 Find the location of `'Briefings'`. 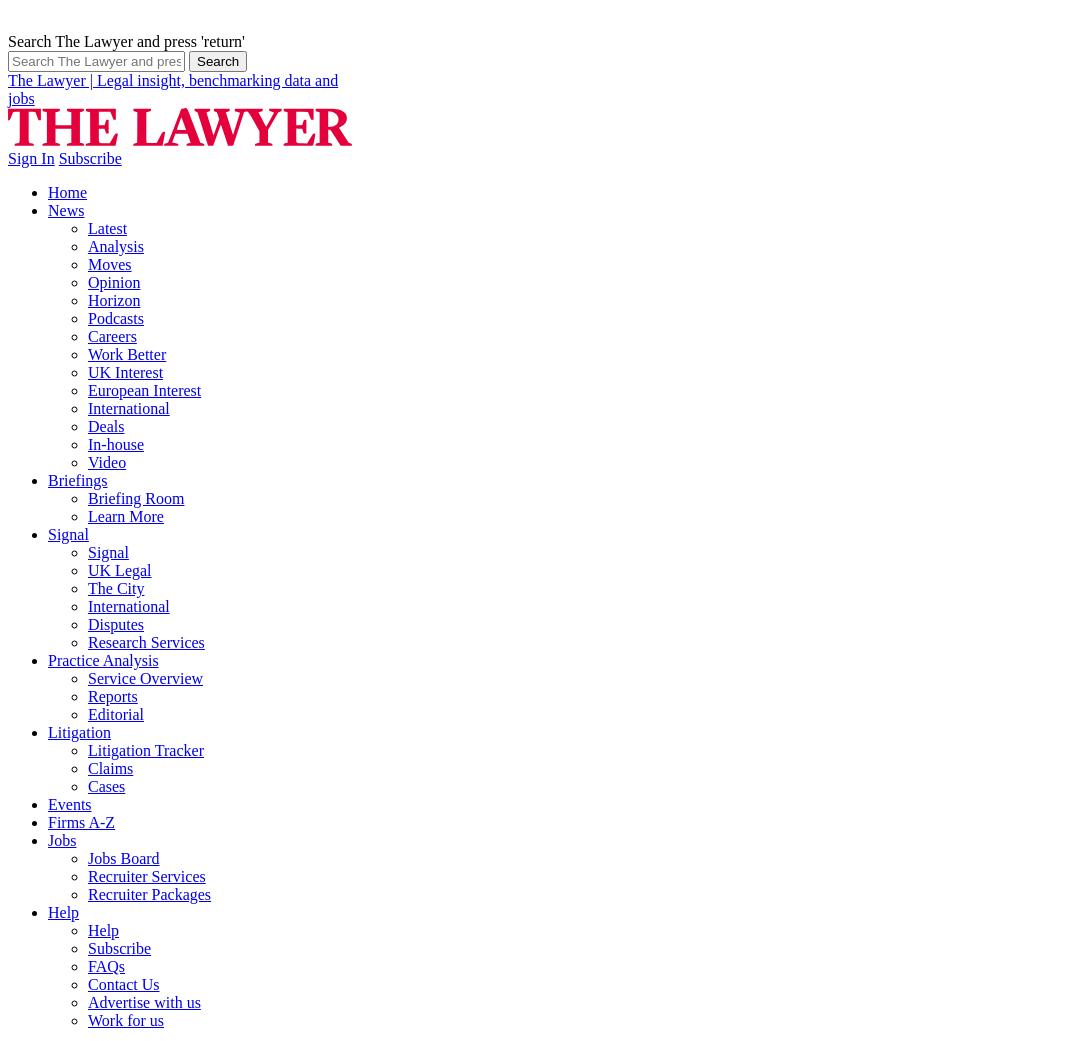

'Briefings' is located at coordinates (77, 478).